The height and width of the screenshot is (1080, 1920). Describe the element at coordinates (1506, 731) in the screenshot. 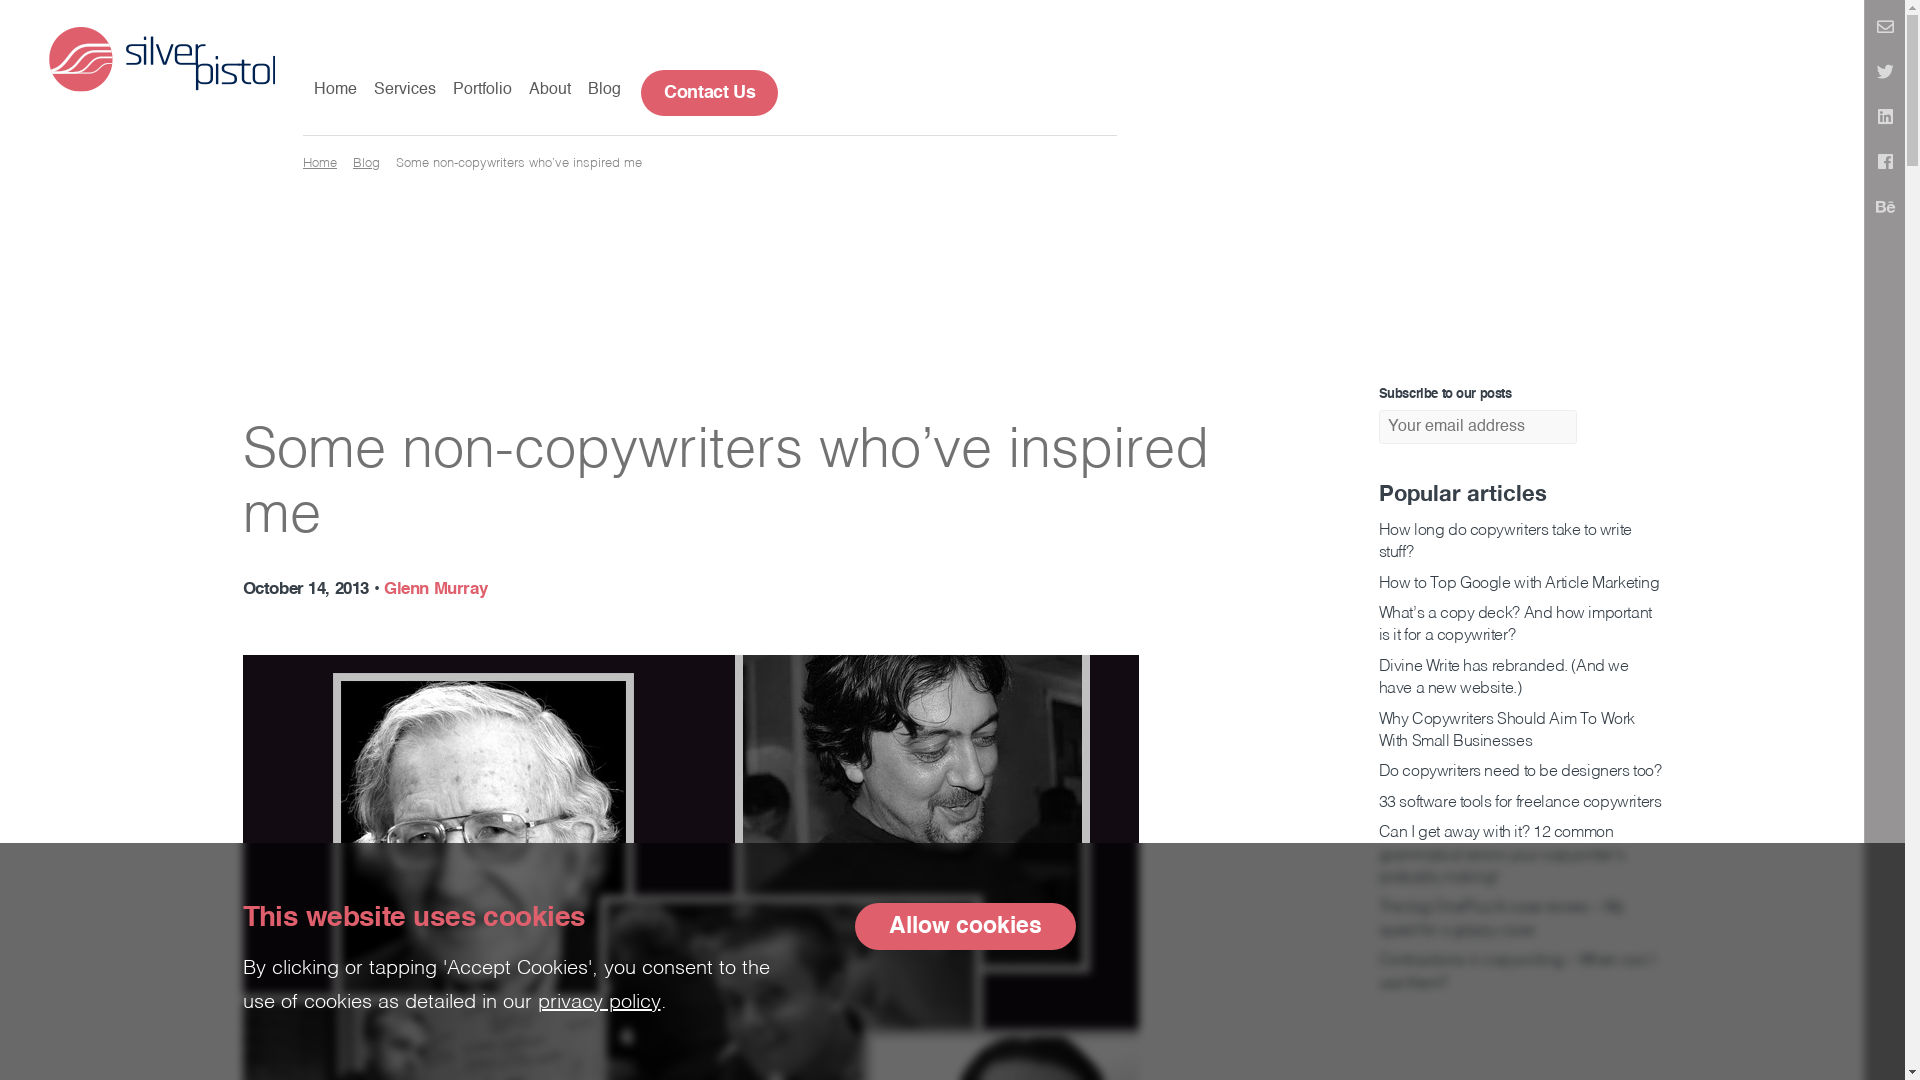

I see `'Why Copywriters Should Aim To Work With Small Businesses'` at that location.